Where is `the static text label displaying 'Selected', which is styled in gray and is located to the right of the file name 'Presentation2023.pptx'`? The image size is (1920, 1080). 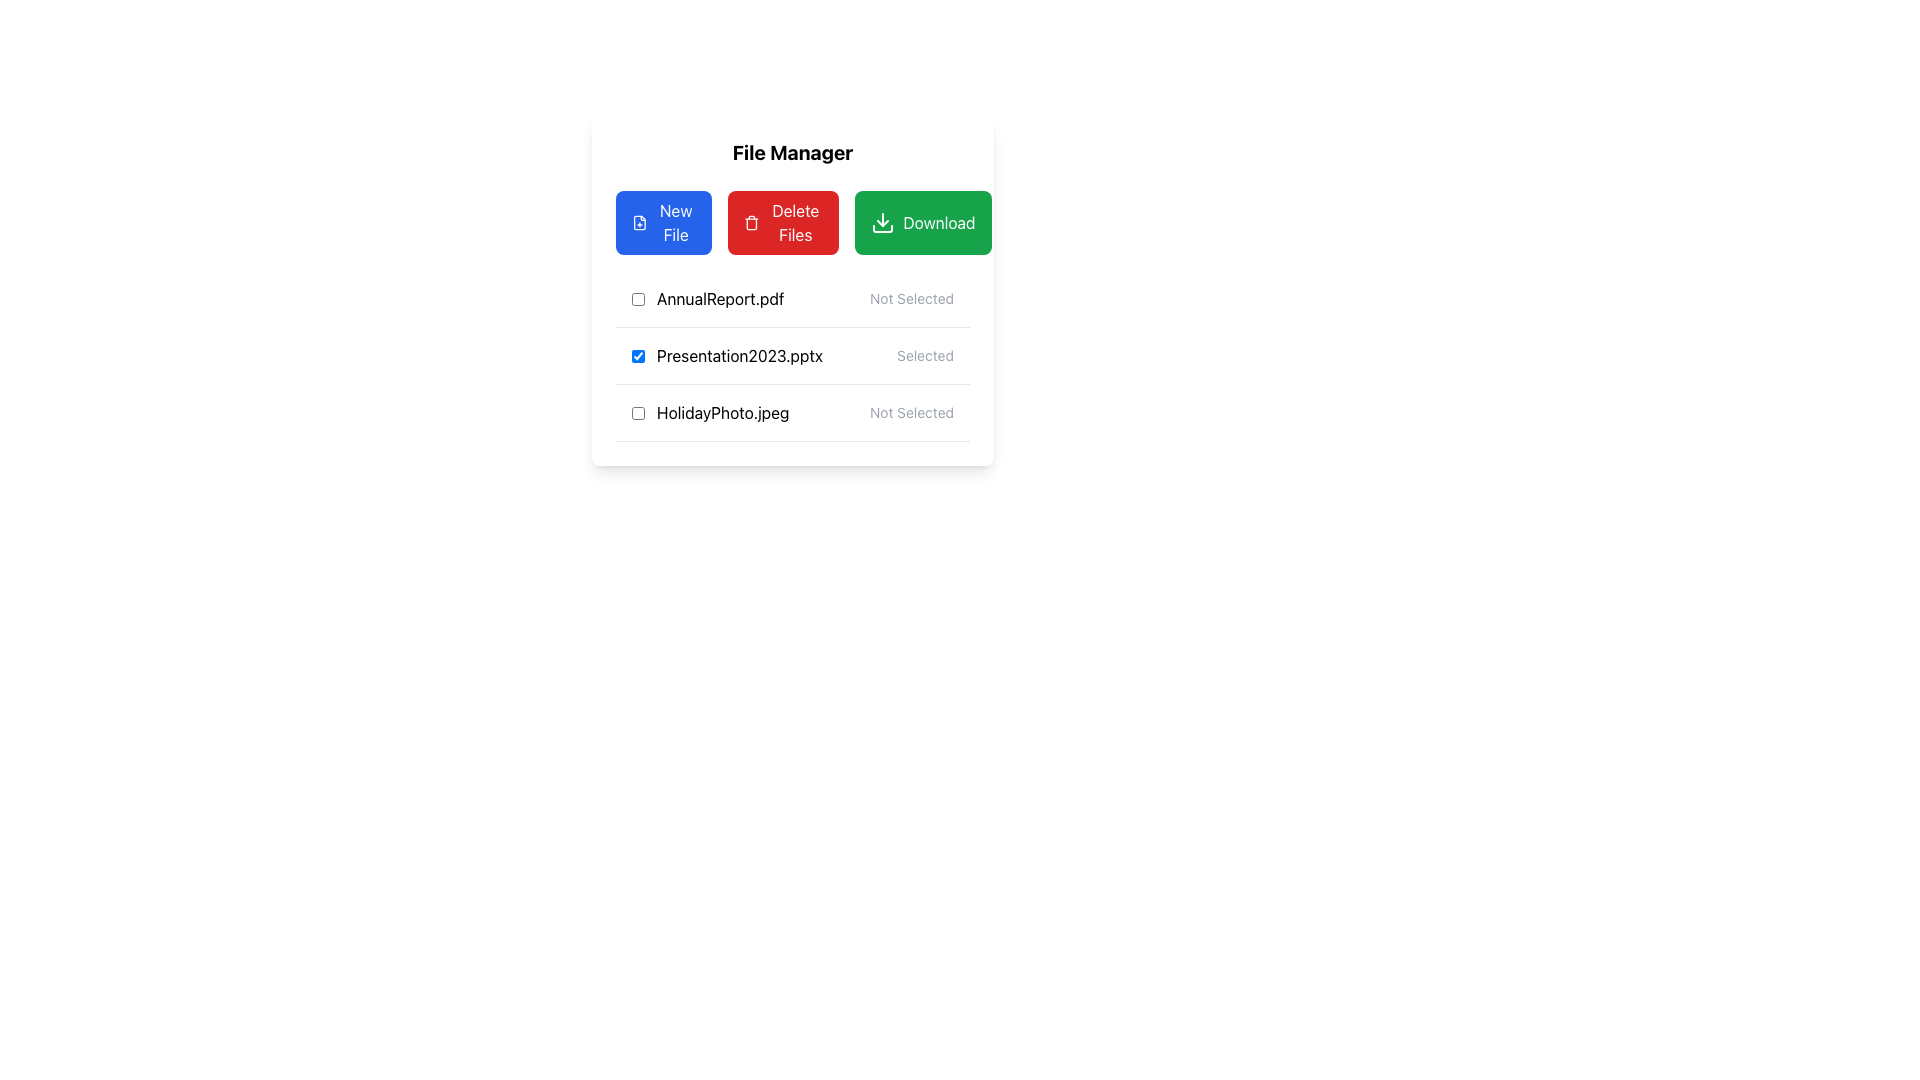
the static text label displaying 'Selected', which is styled in gray and is located to the right of the file name 'Presentation2023.pptx' is located at coordinates (924, 354).